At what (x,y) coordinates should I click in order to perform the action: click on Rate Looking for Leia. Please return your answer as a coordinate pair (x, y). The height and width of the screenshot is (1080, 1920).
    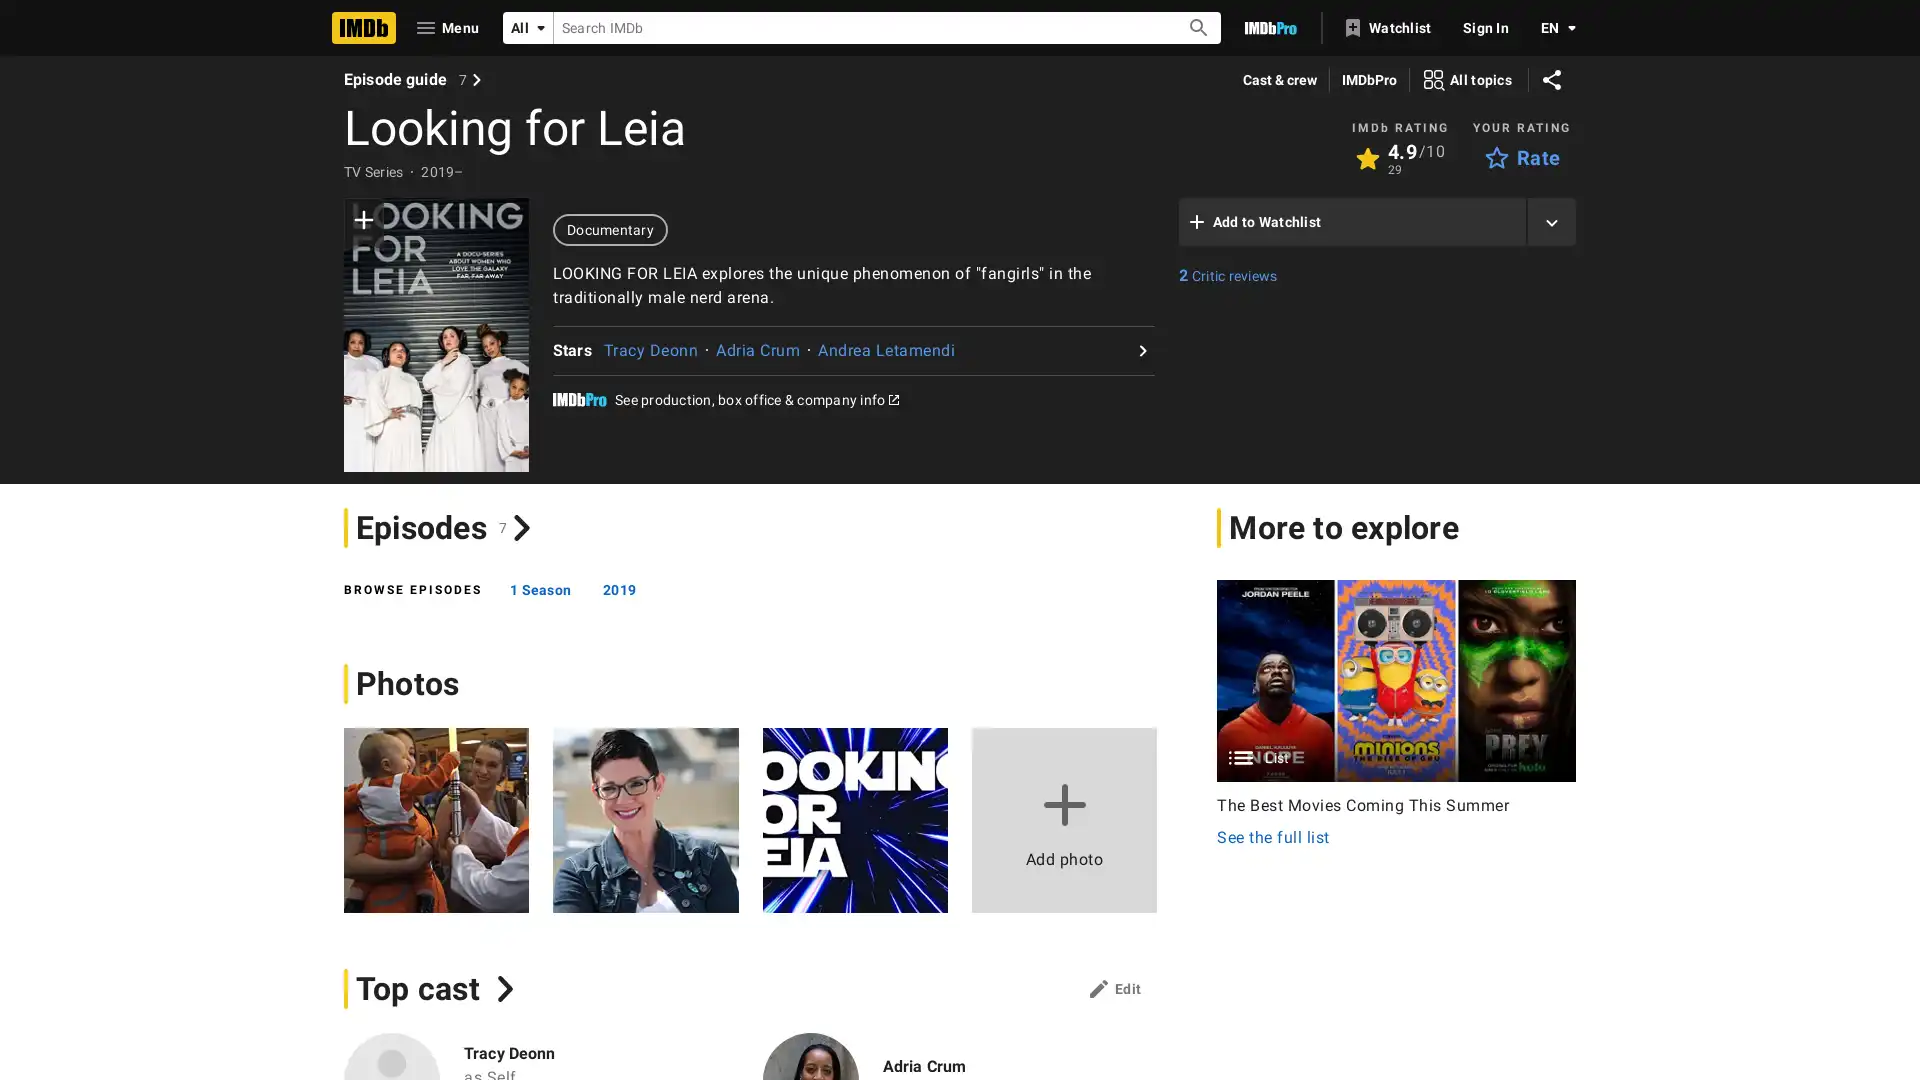
    Looking at the image, I should click on (1521, 157).